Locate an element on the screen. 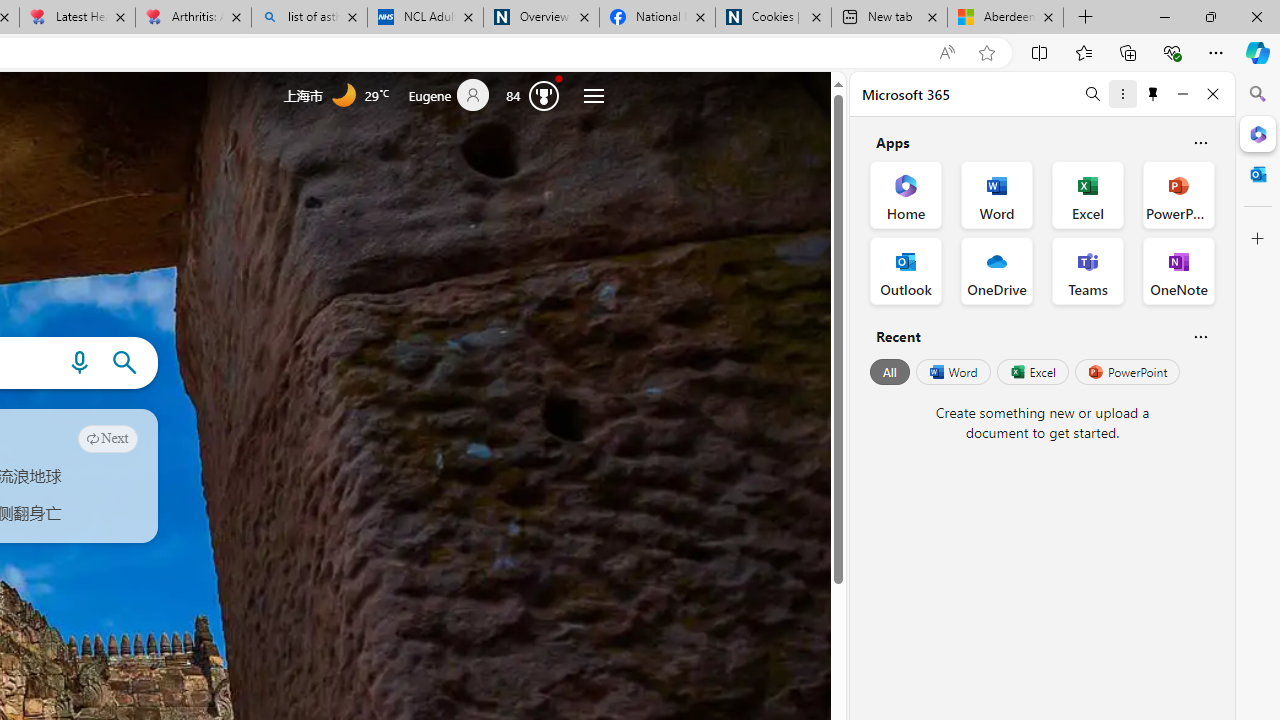 The height and width of the screenshot is (720, 1280). 'PowerPoint Office App' is located at coordinates (1178, 195).